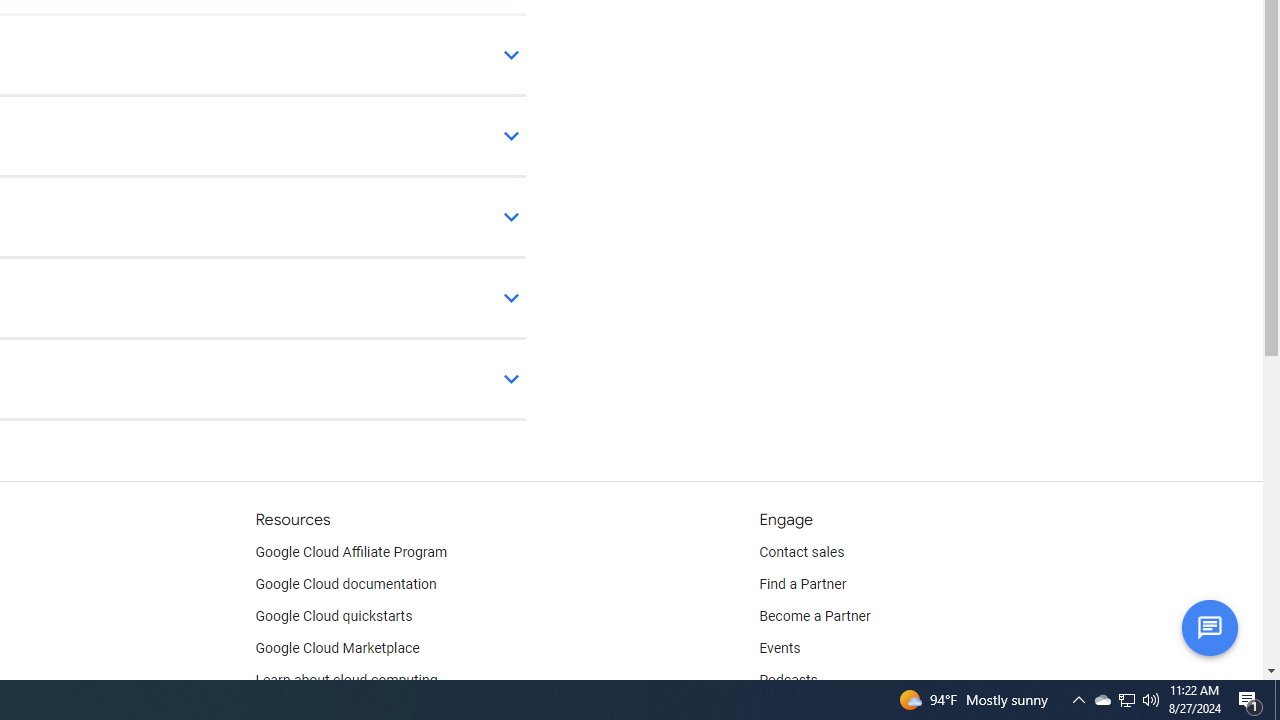 This screenshot has height=720, width=1280. What do you see at coordinates (346, 680) in the screenshot?
I see `'Learn about cloud computing'` at bounding box center [346, 680].